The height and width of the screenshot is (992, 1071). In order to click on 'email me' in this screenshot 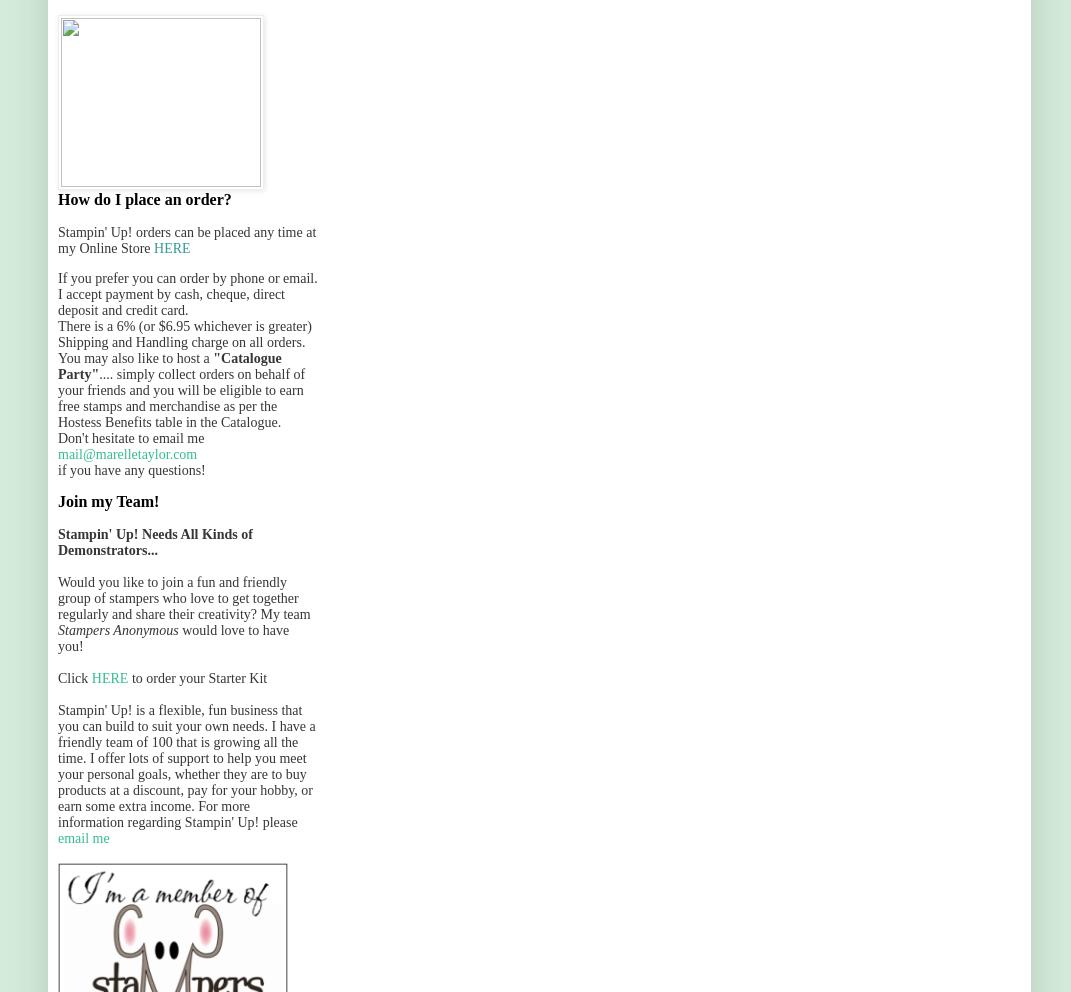, I will do `click(83, 837)`.